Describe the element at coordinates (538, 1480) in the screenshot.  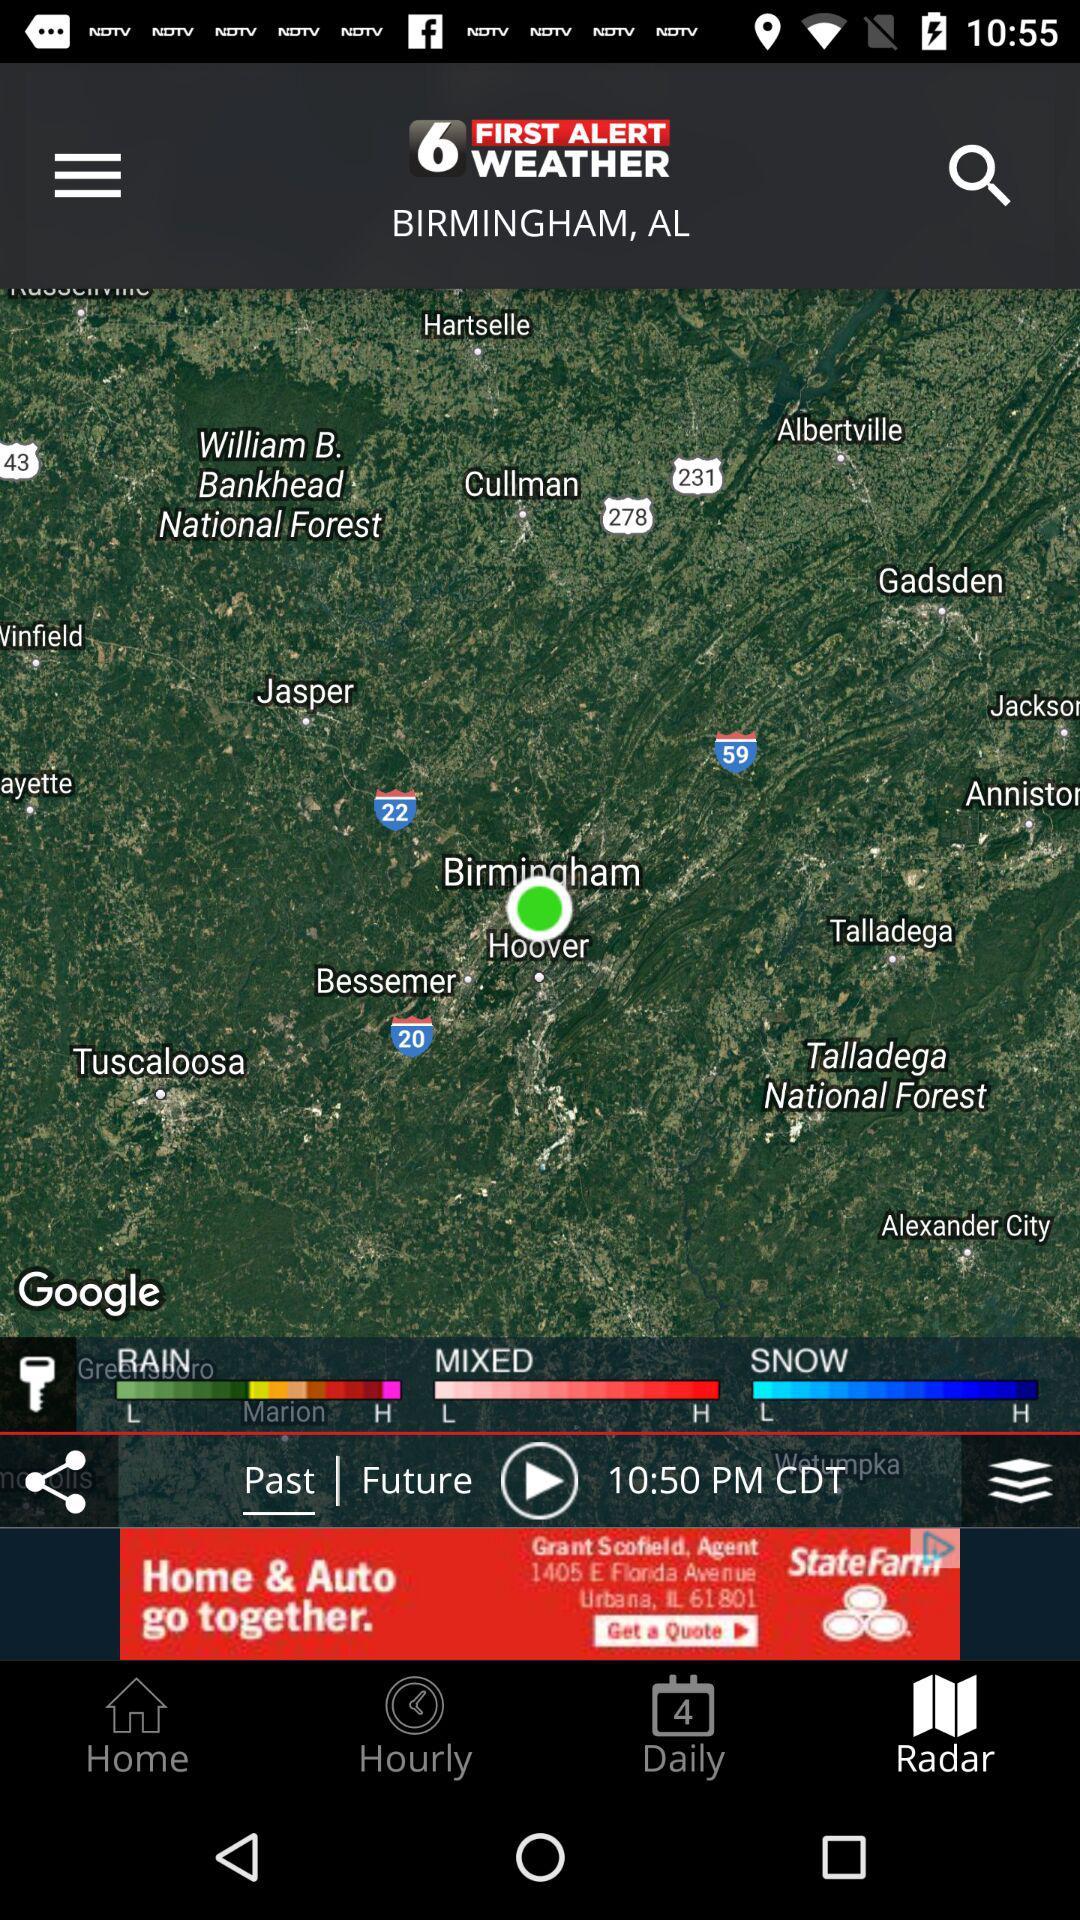
I see `the icon next to future icon` at that location.